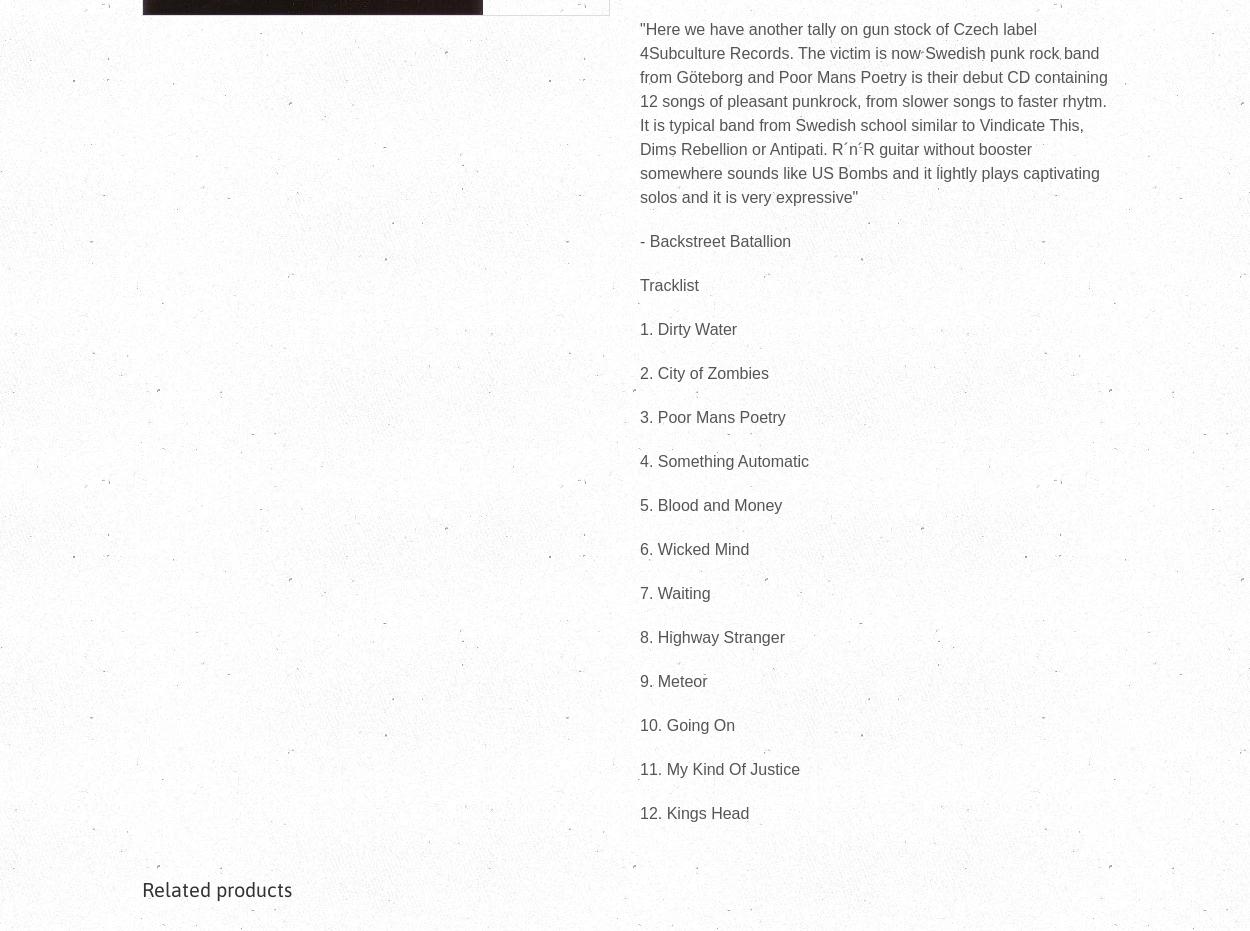  What do you see at coordinates (710, 505) in the screenshot?
I see `'5. Blood and Money'` at bounding box center [710, 505].